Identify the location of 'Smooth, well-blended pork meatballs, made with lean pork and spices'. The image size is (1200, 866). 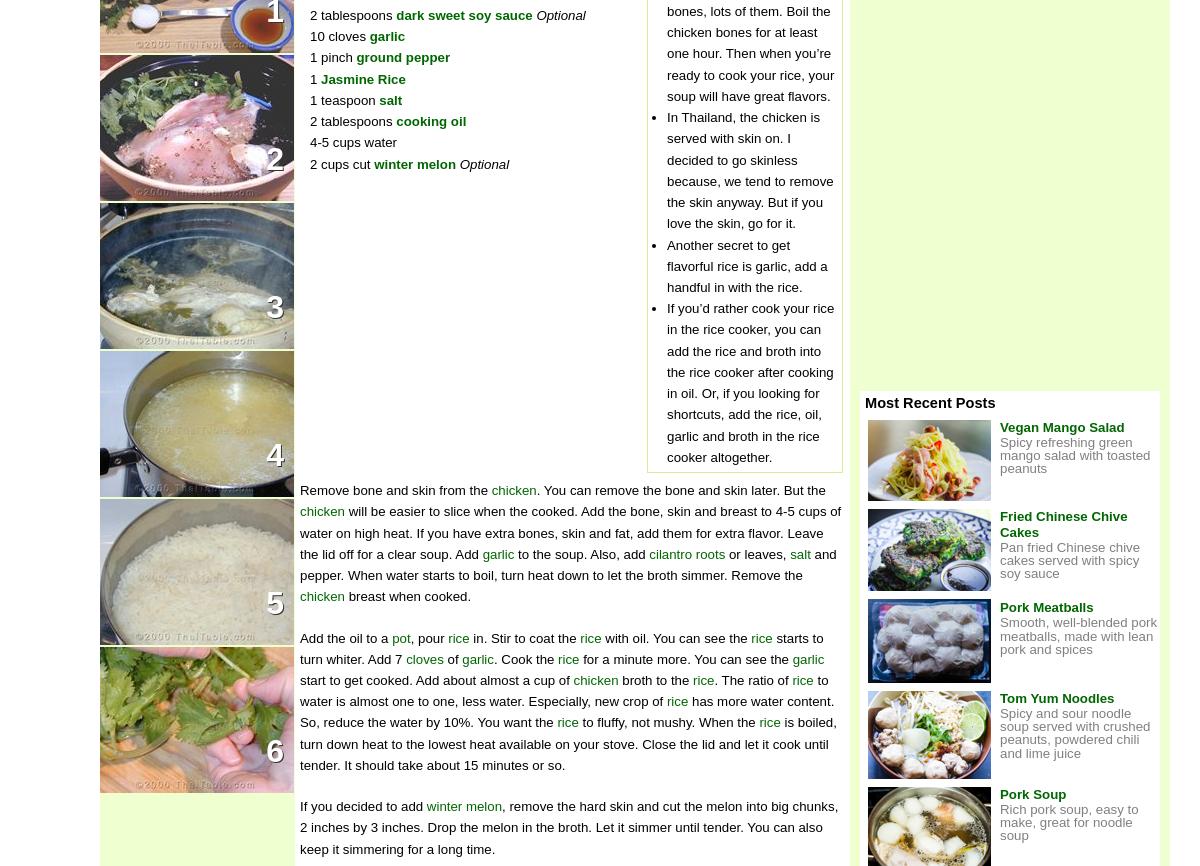
(1077, 635).